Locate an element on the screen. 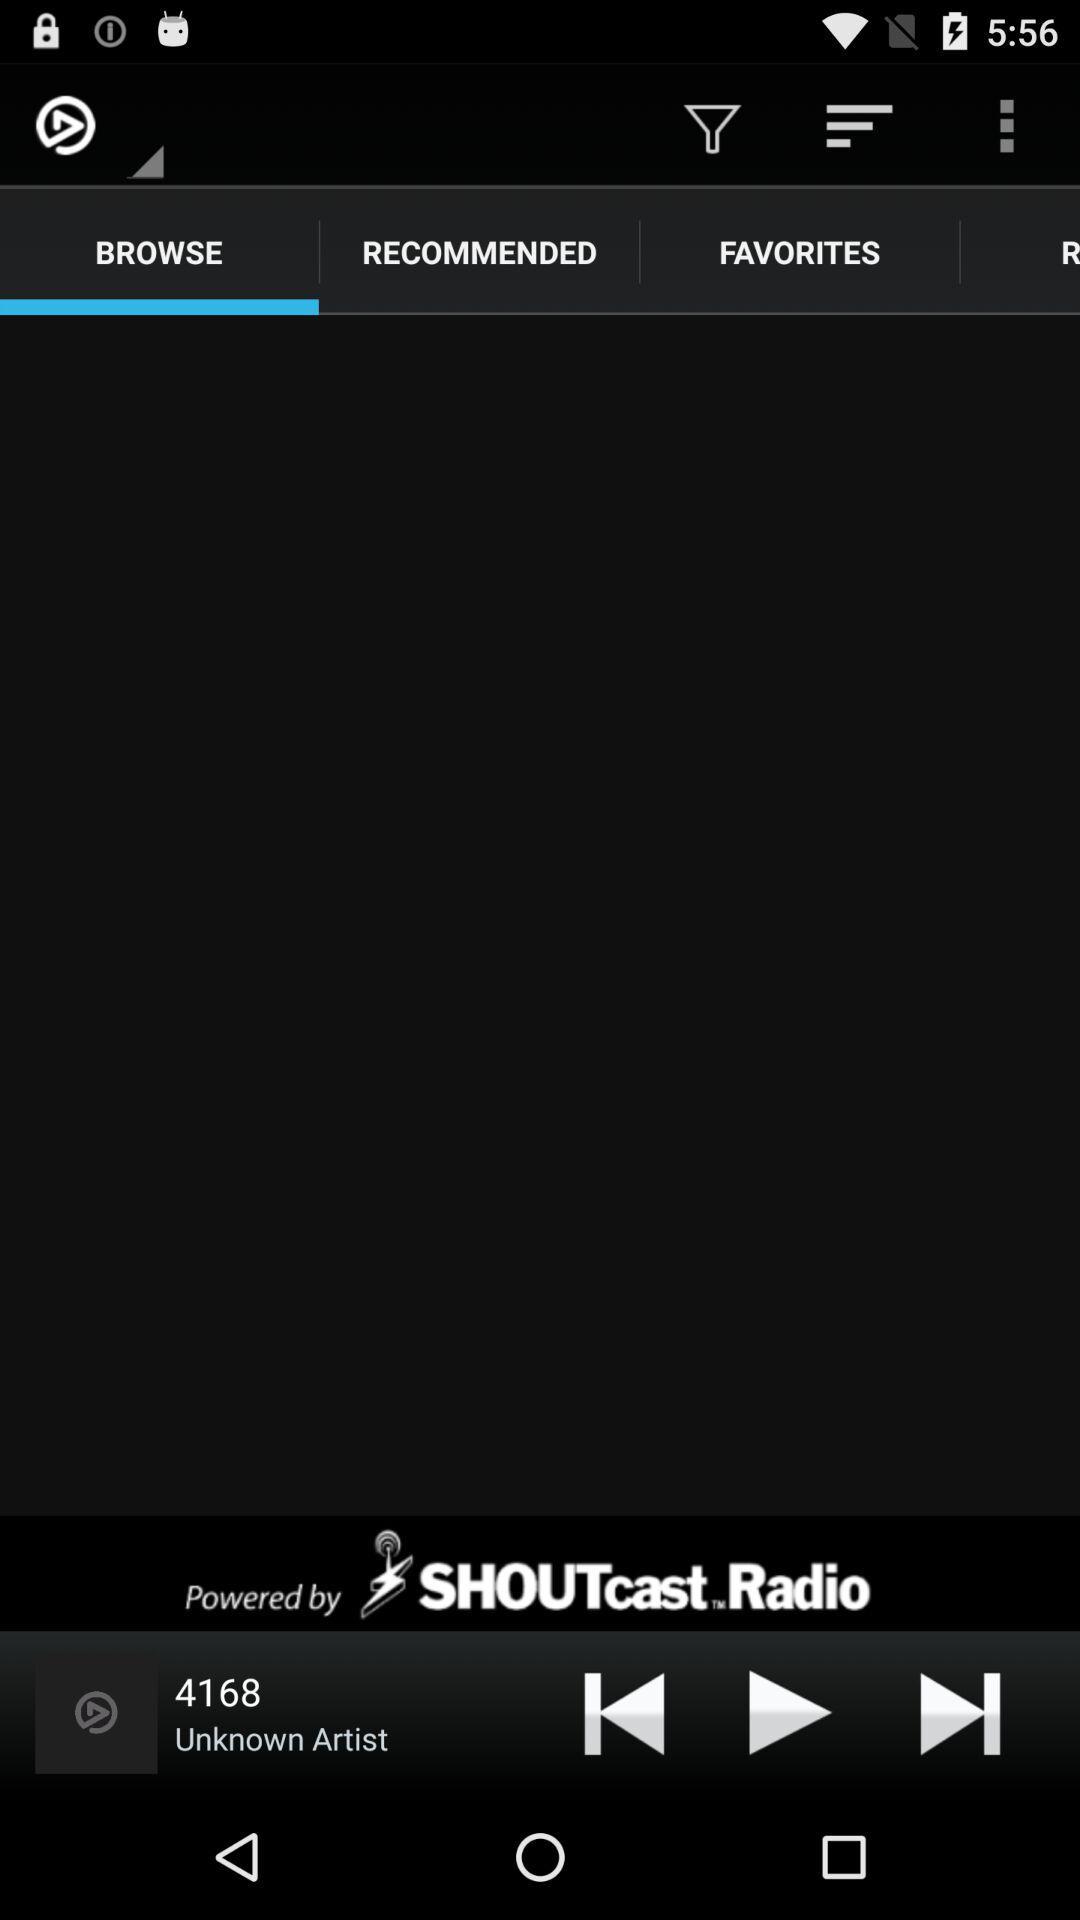 This screenshot has height=1920, width=1080. the send icon is located at coordinates (790, 1832).